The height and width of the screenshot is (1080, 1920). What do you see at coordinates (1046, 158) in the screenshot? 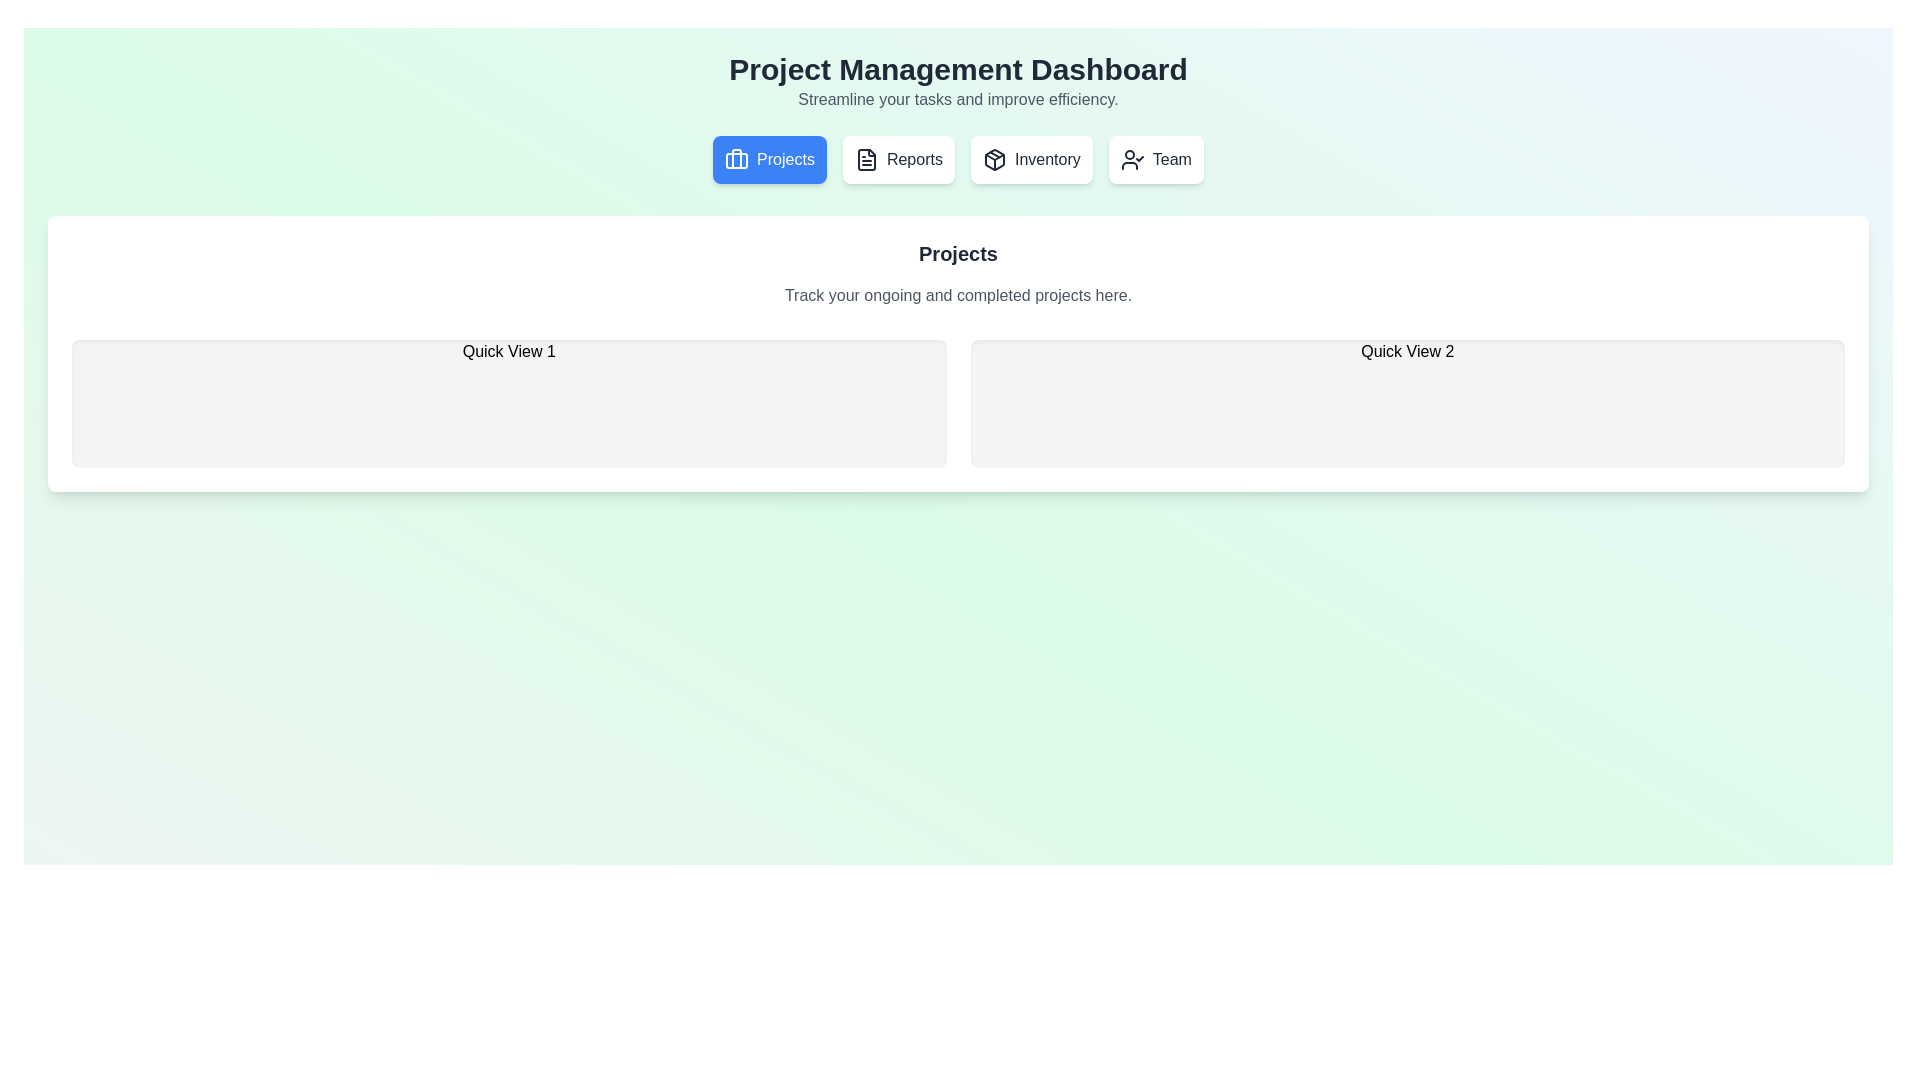
I see `the button labeled 'Inventory' located in the navigation bar below the main heading, which is the third option from the left between 'Reports' and 'Team'` at bounding box center [1046, 158].